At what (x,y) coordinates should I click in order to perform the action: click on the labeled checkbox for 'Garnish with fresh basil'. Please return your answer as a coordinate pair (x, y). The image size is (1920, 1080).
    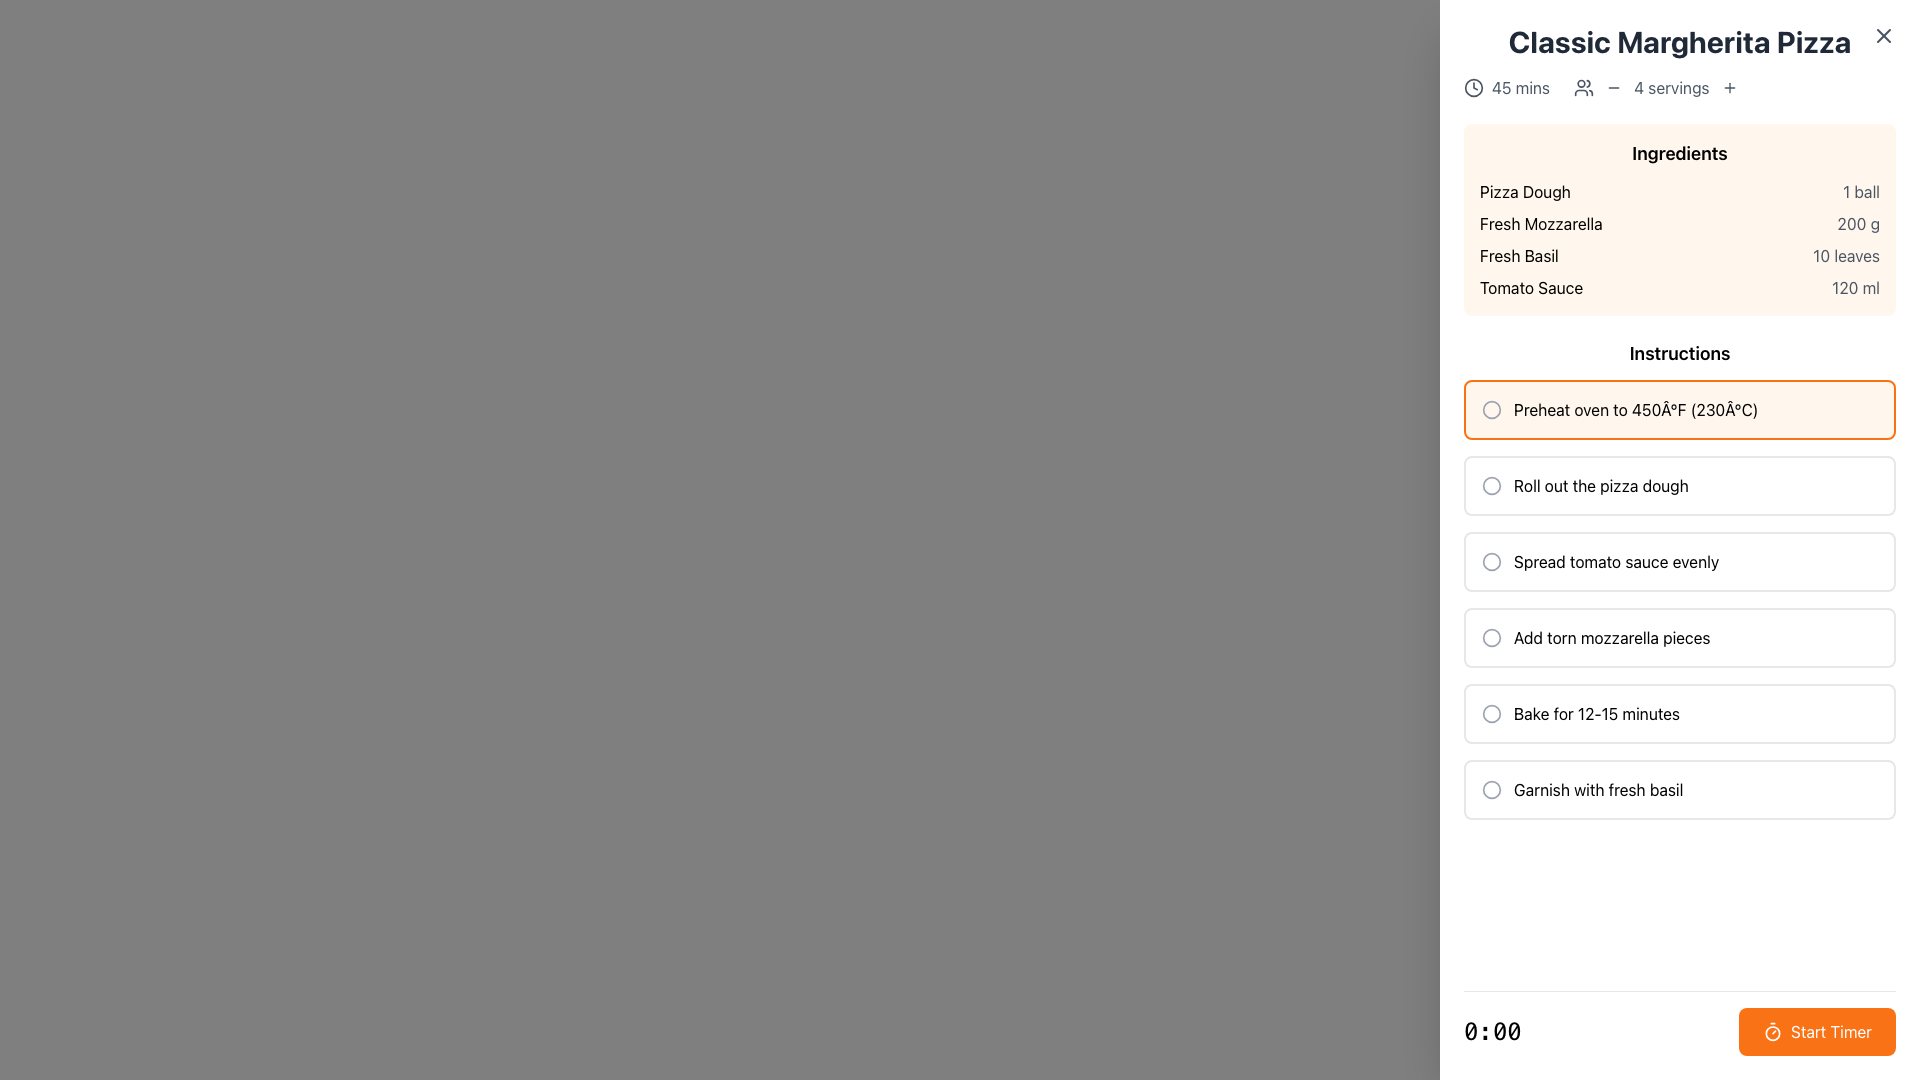
    Looking at the image, I should click on (1680, 789).